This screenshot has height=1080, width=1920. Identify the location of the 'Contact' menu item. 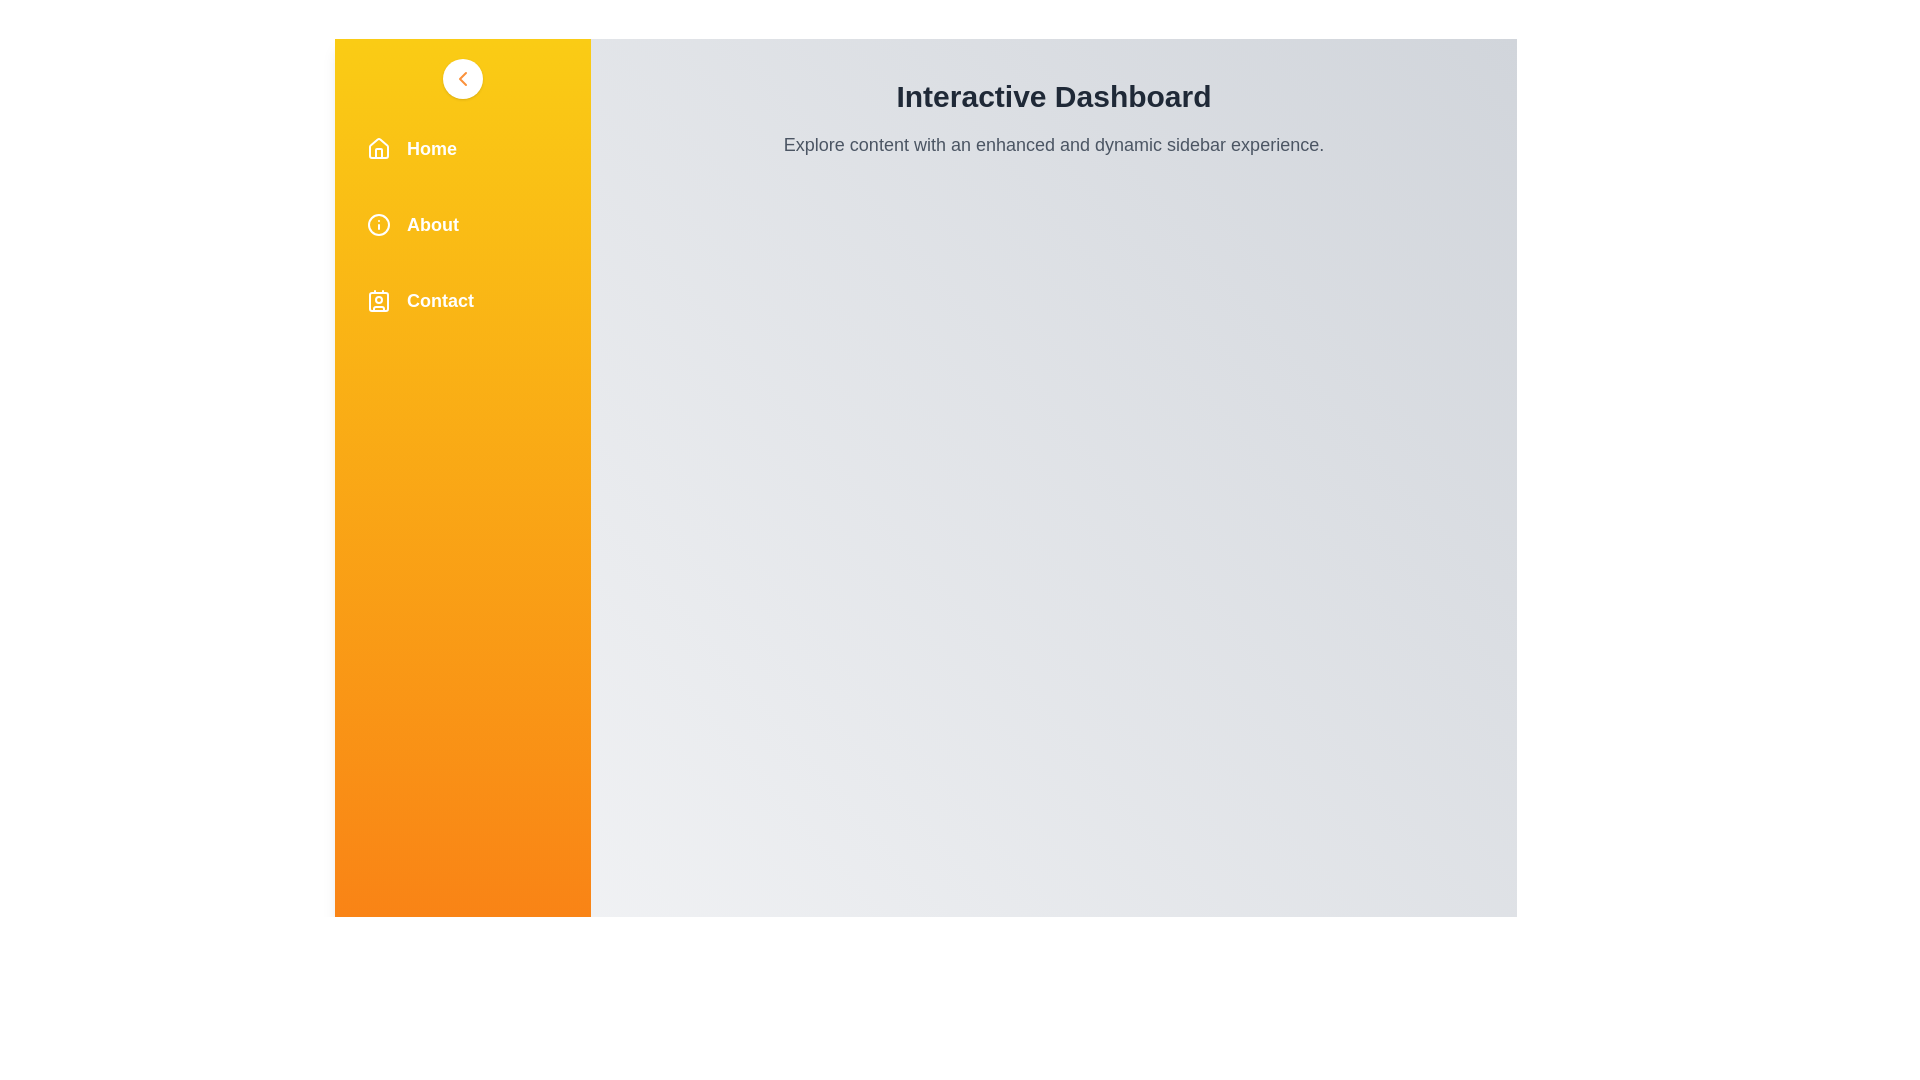
(461, 300).